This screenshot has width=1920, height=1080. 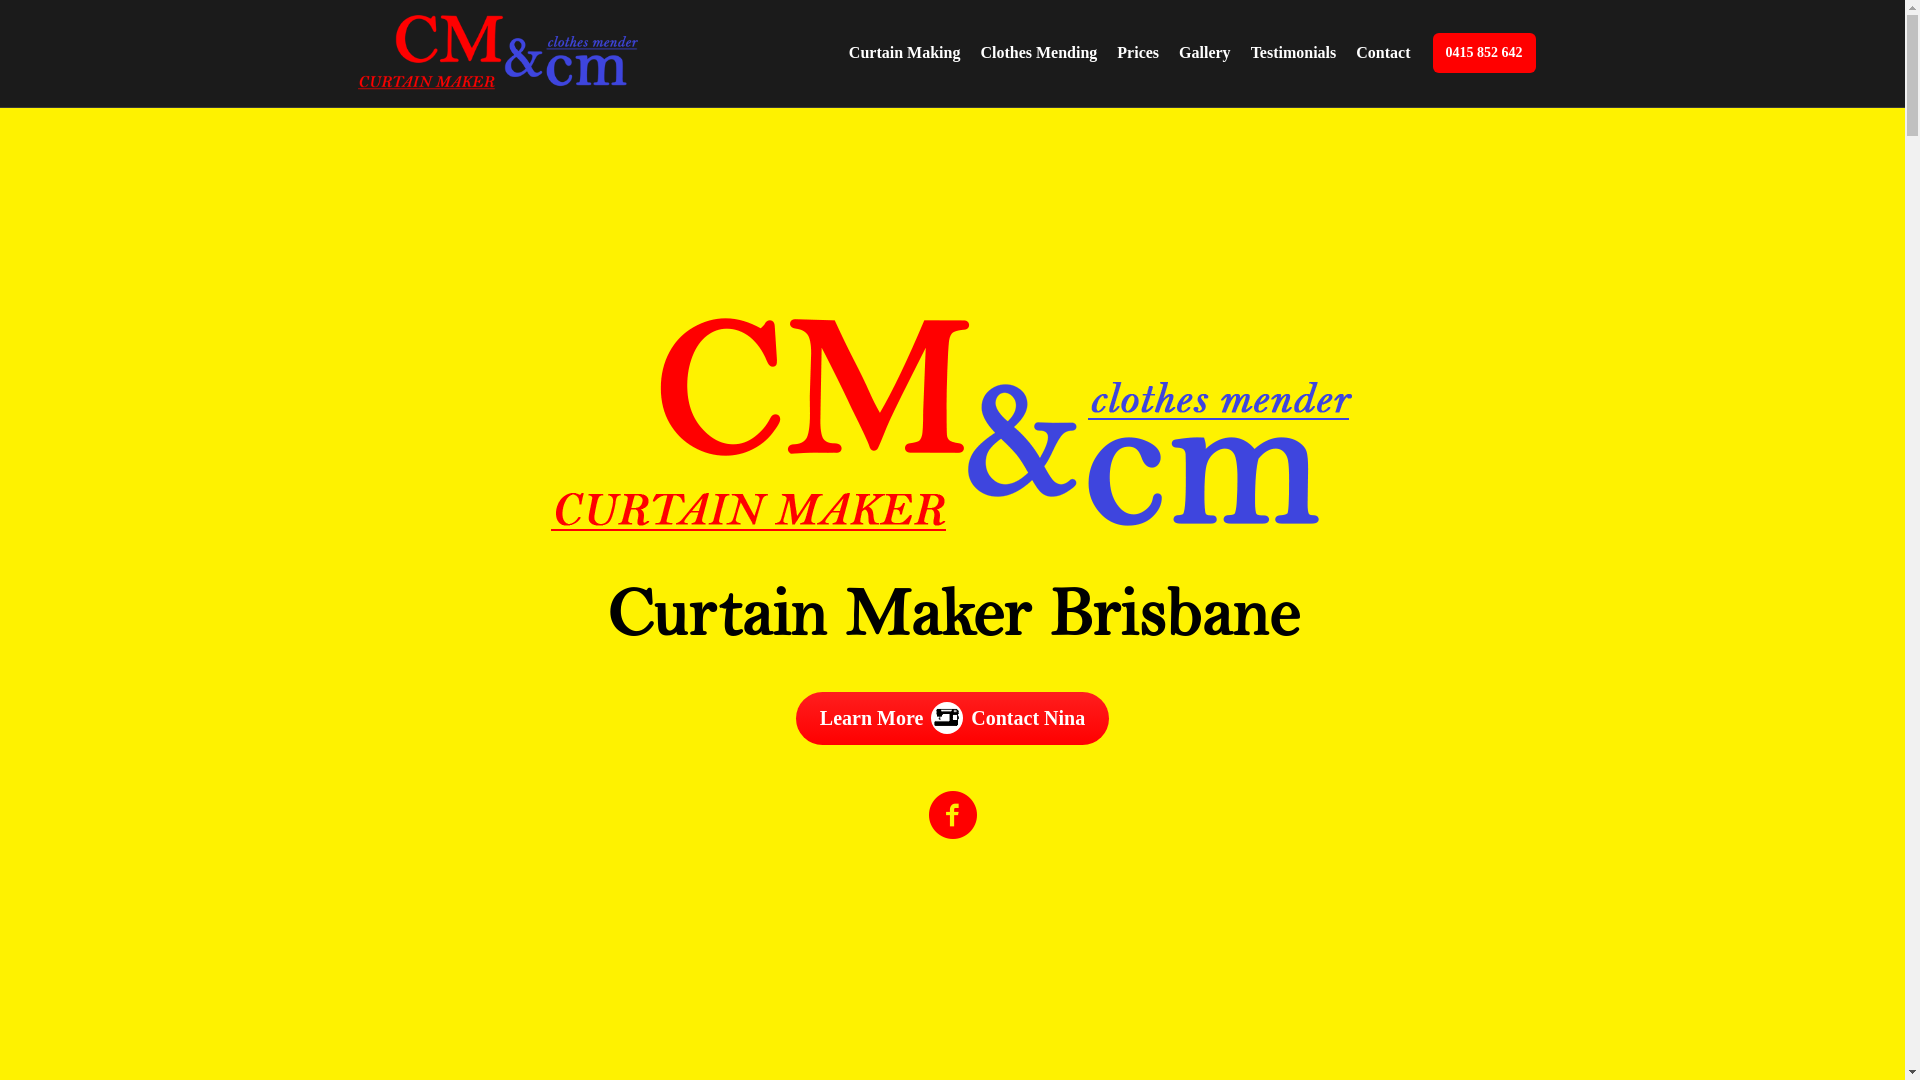 What do you see at coordinates (1381, 52) in the screenshot?
I see `'Contact'` at bounding box center [1381, 52].